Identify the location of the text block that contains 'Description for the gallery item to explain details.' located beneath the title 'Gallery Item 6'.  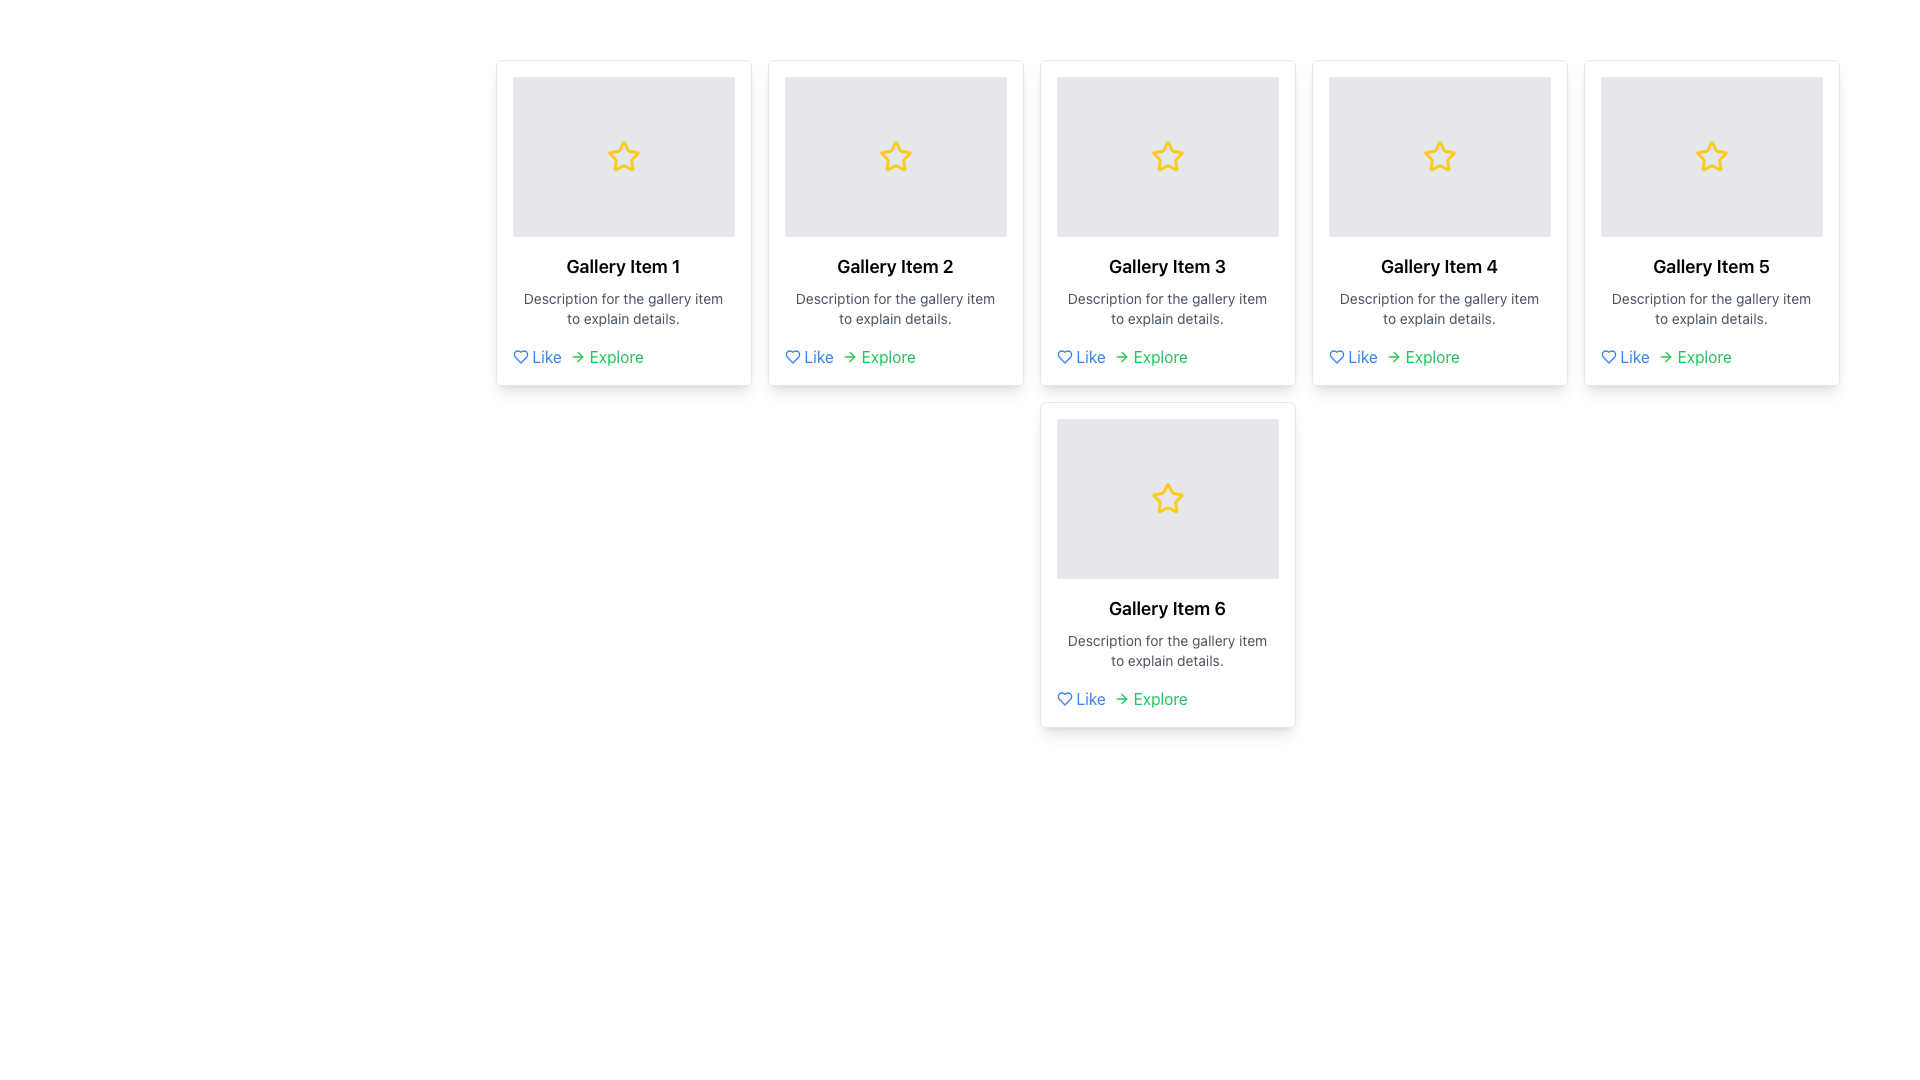
(1167, 651).